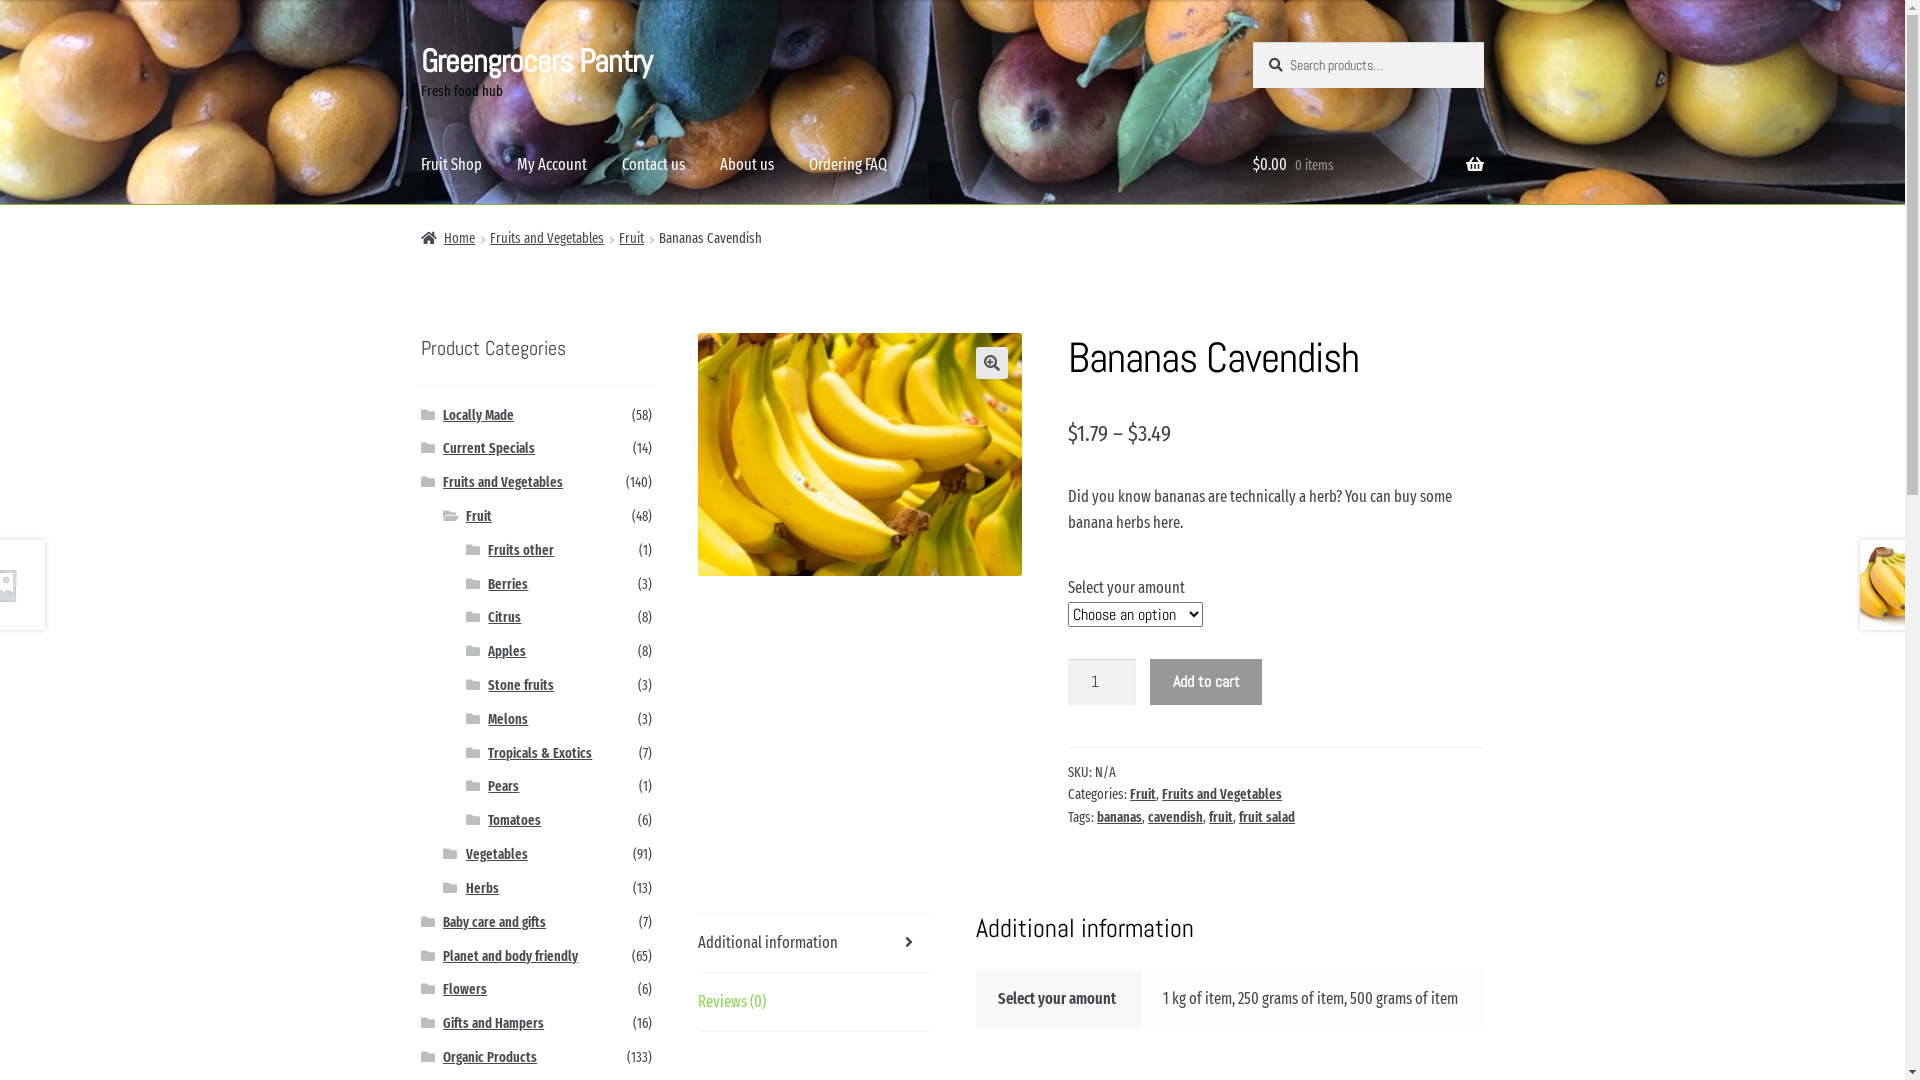  I want to click on 'Contact us', so click(653, 164).